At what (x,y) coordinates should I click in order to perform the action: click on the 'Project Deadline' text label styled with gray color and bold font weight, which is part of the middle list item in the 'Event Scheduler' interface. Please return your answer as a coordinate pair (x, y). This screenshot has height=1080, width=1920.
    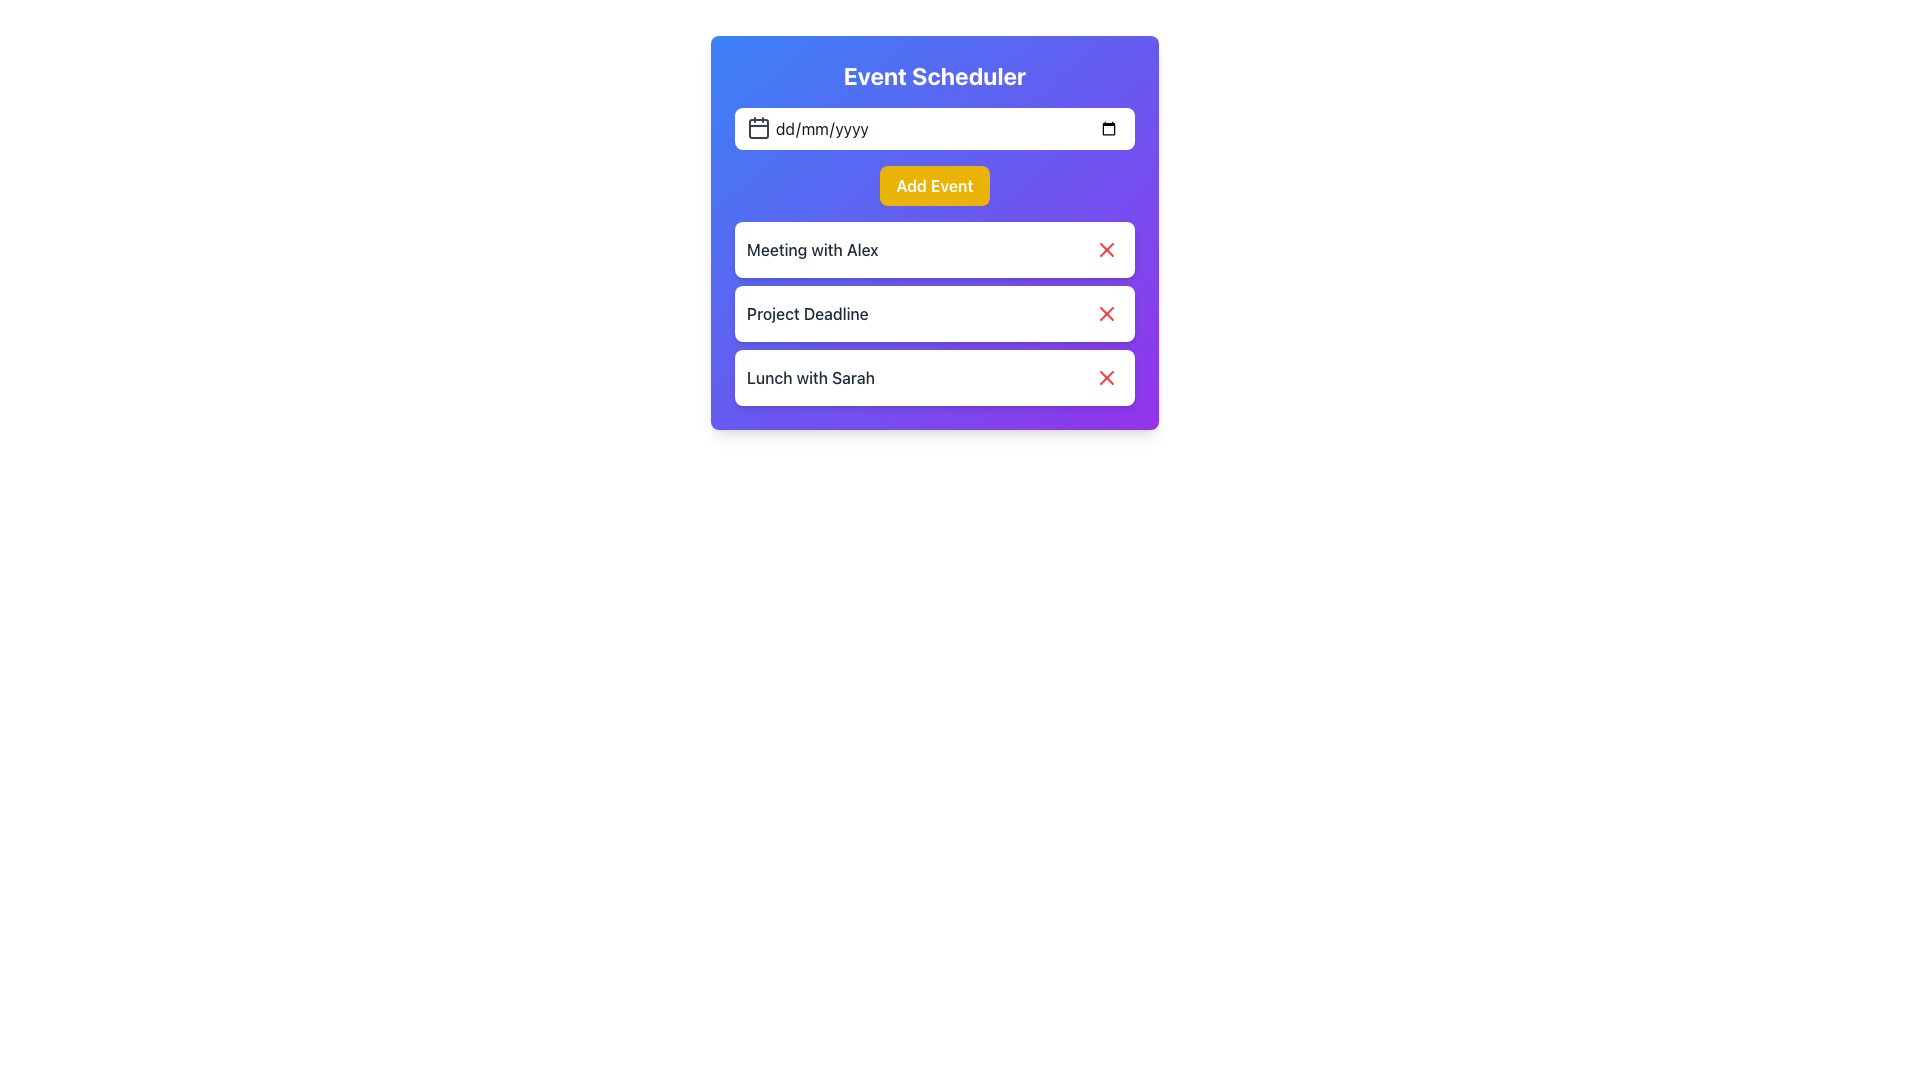
    Looking at the image, I should click on (807, 313).